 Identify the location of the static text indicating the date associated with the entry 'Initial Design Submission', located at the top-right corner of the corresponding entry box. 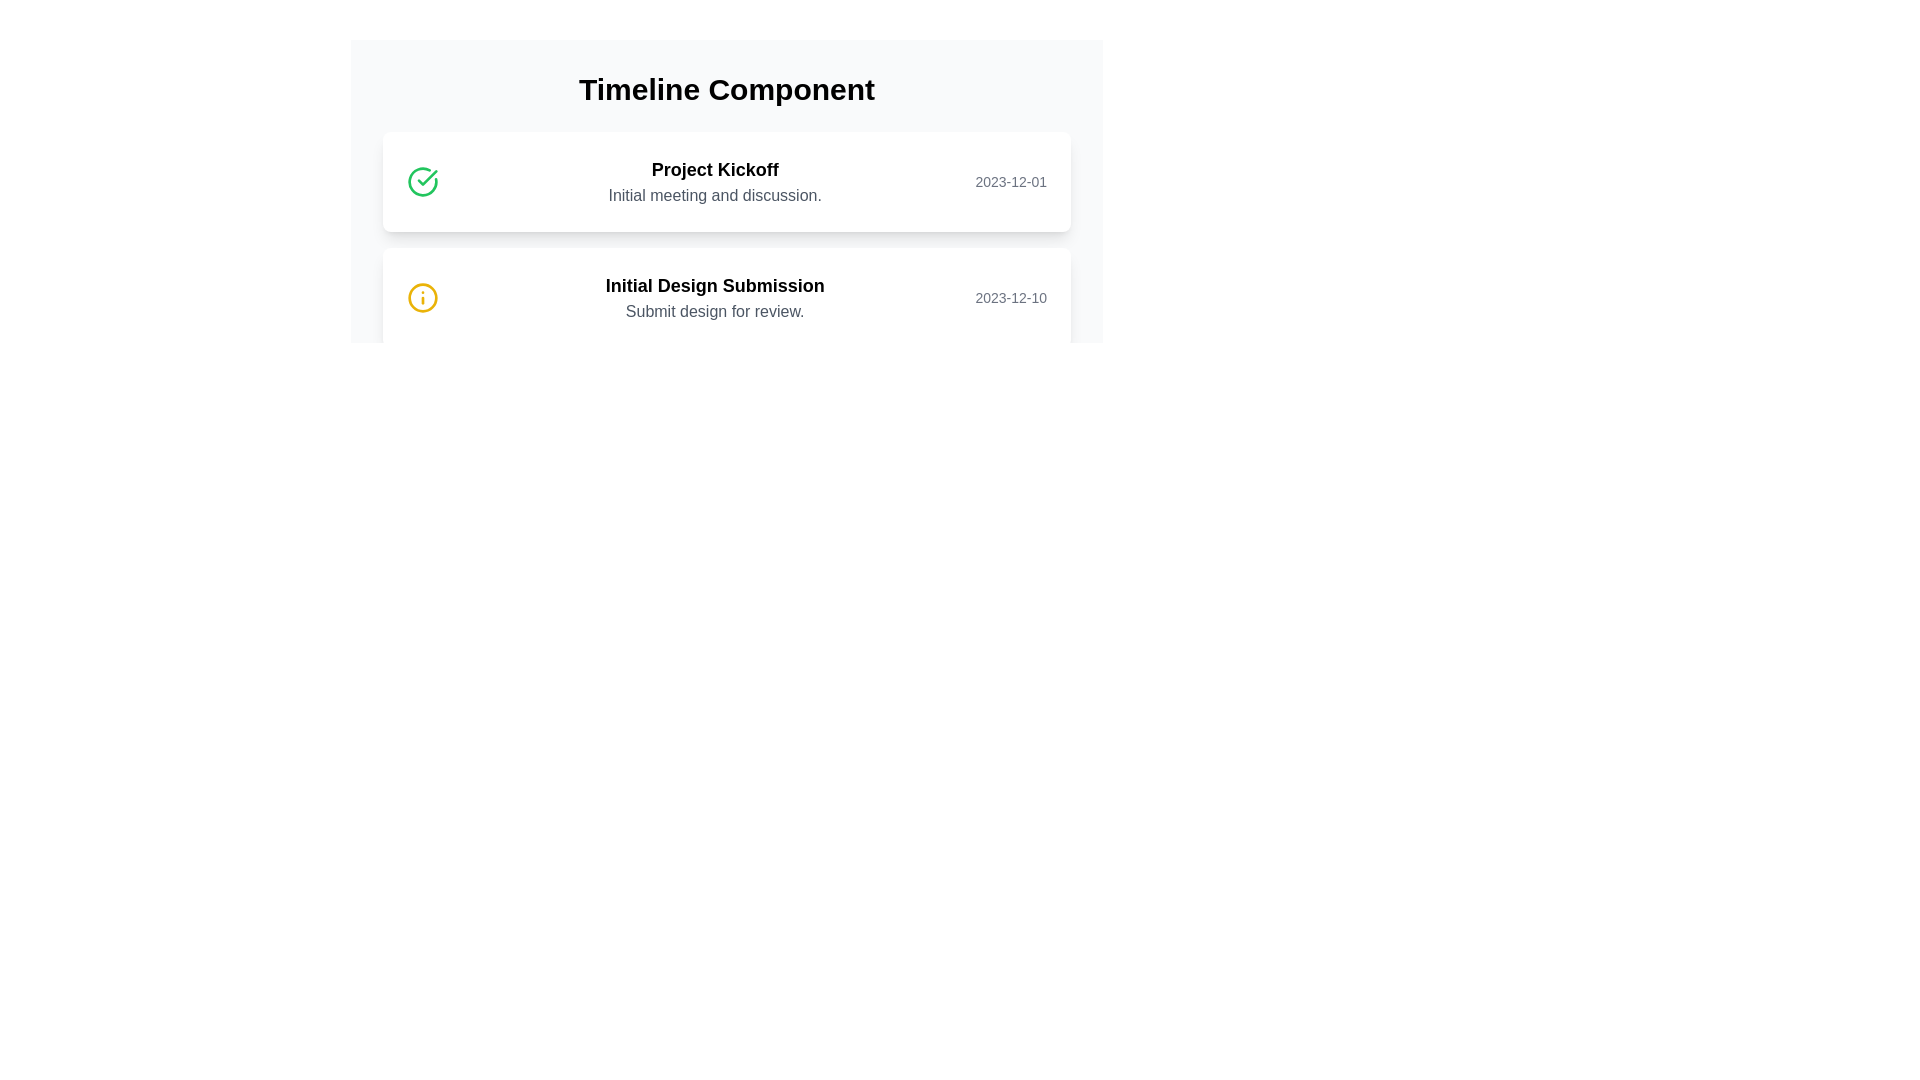
(1011, 297).